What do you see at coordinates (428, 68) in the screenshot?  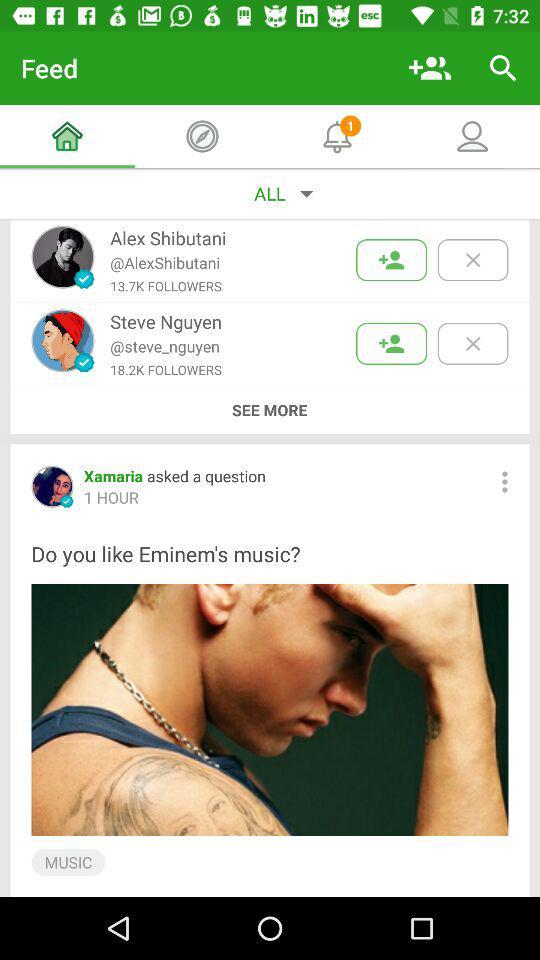 I see `the item next to the feed` at bounding box center [428, 68].